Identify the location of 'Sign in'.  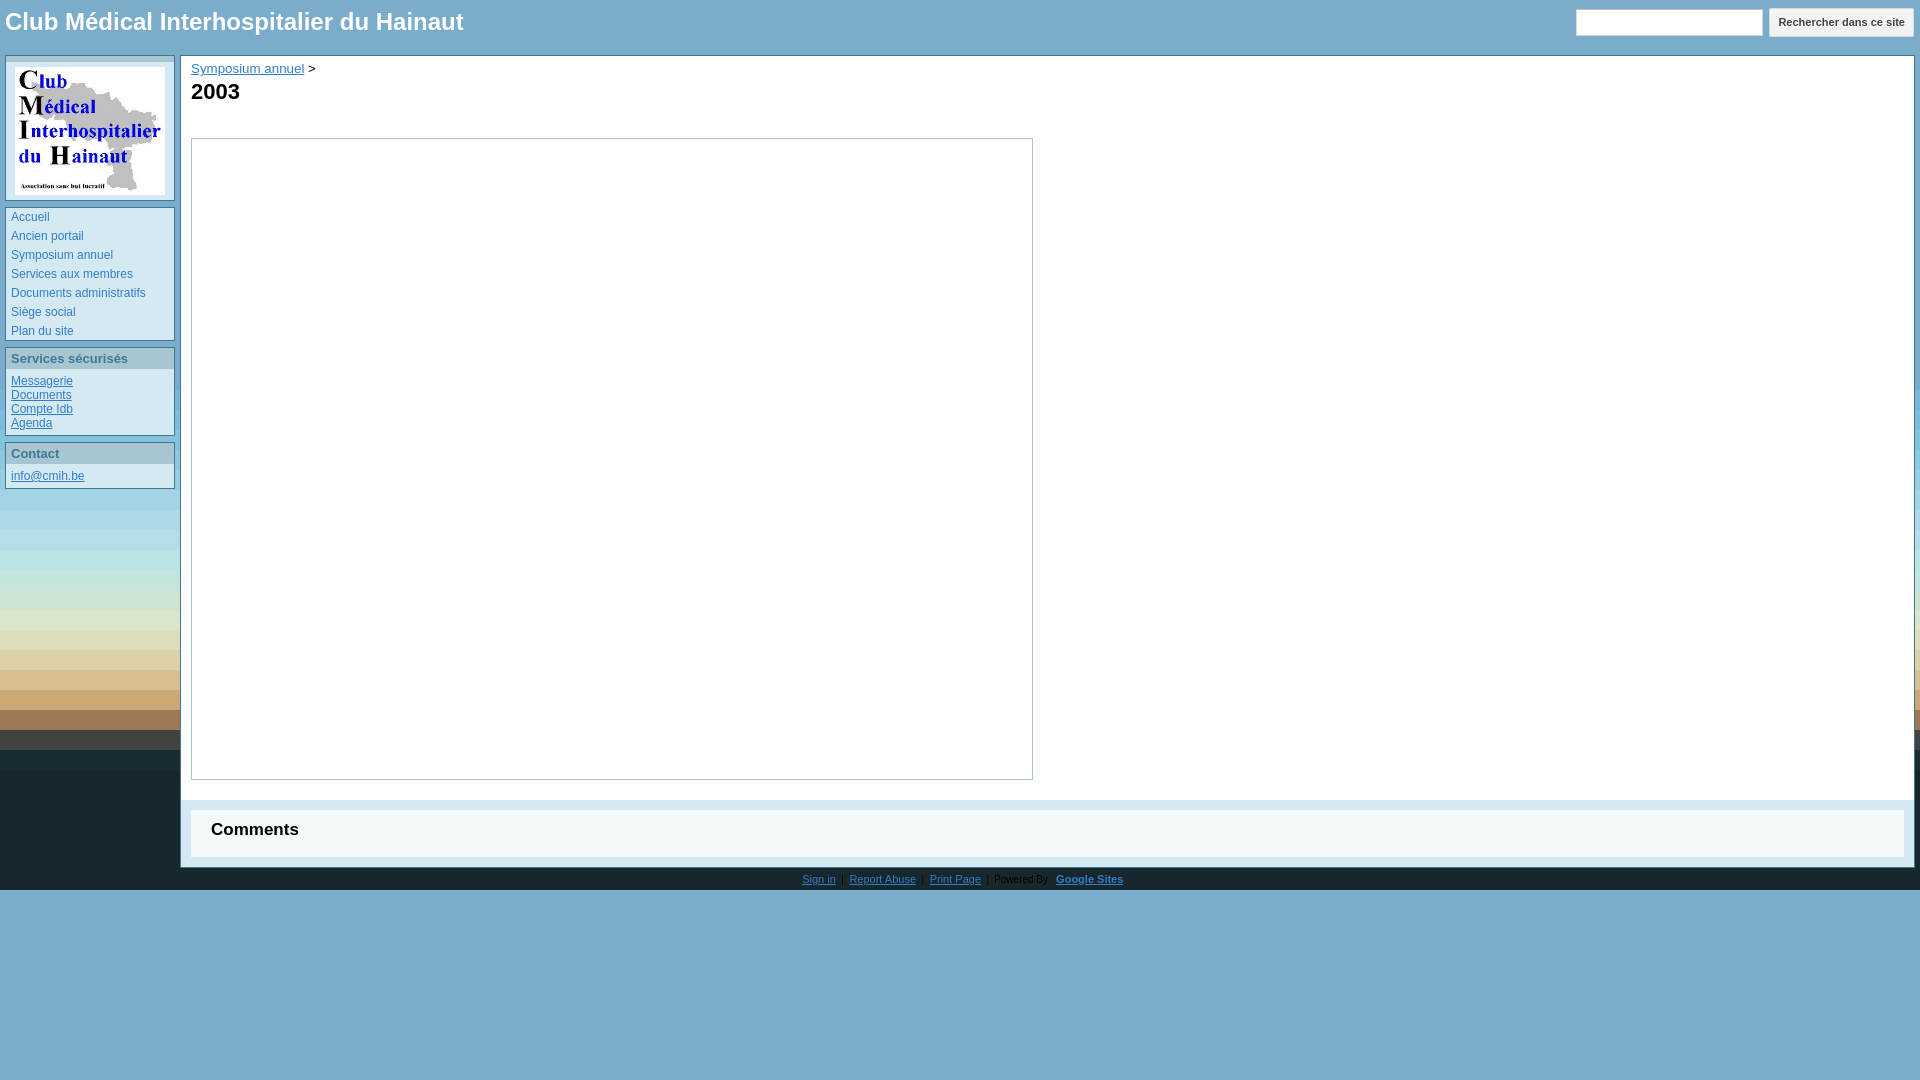
(819, 878).